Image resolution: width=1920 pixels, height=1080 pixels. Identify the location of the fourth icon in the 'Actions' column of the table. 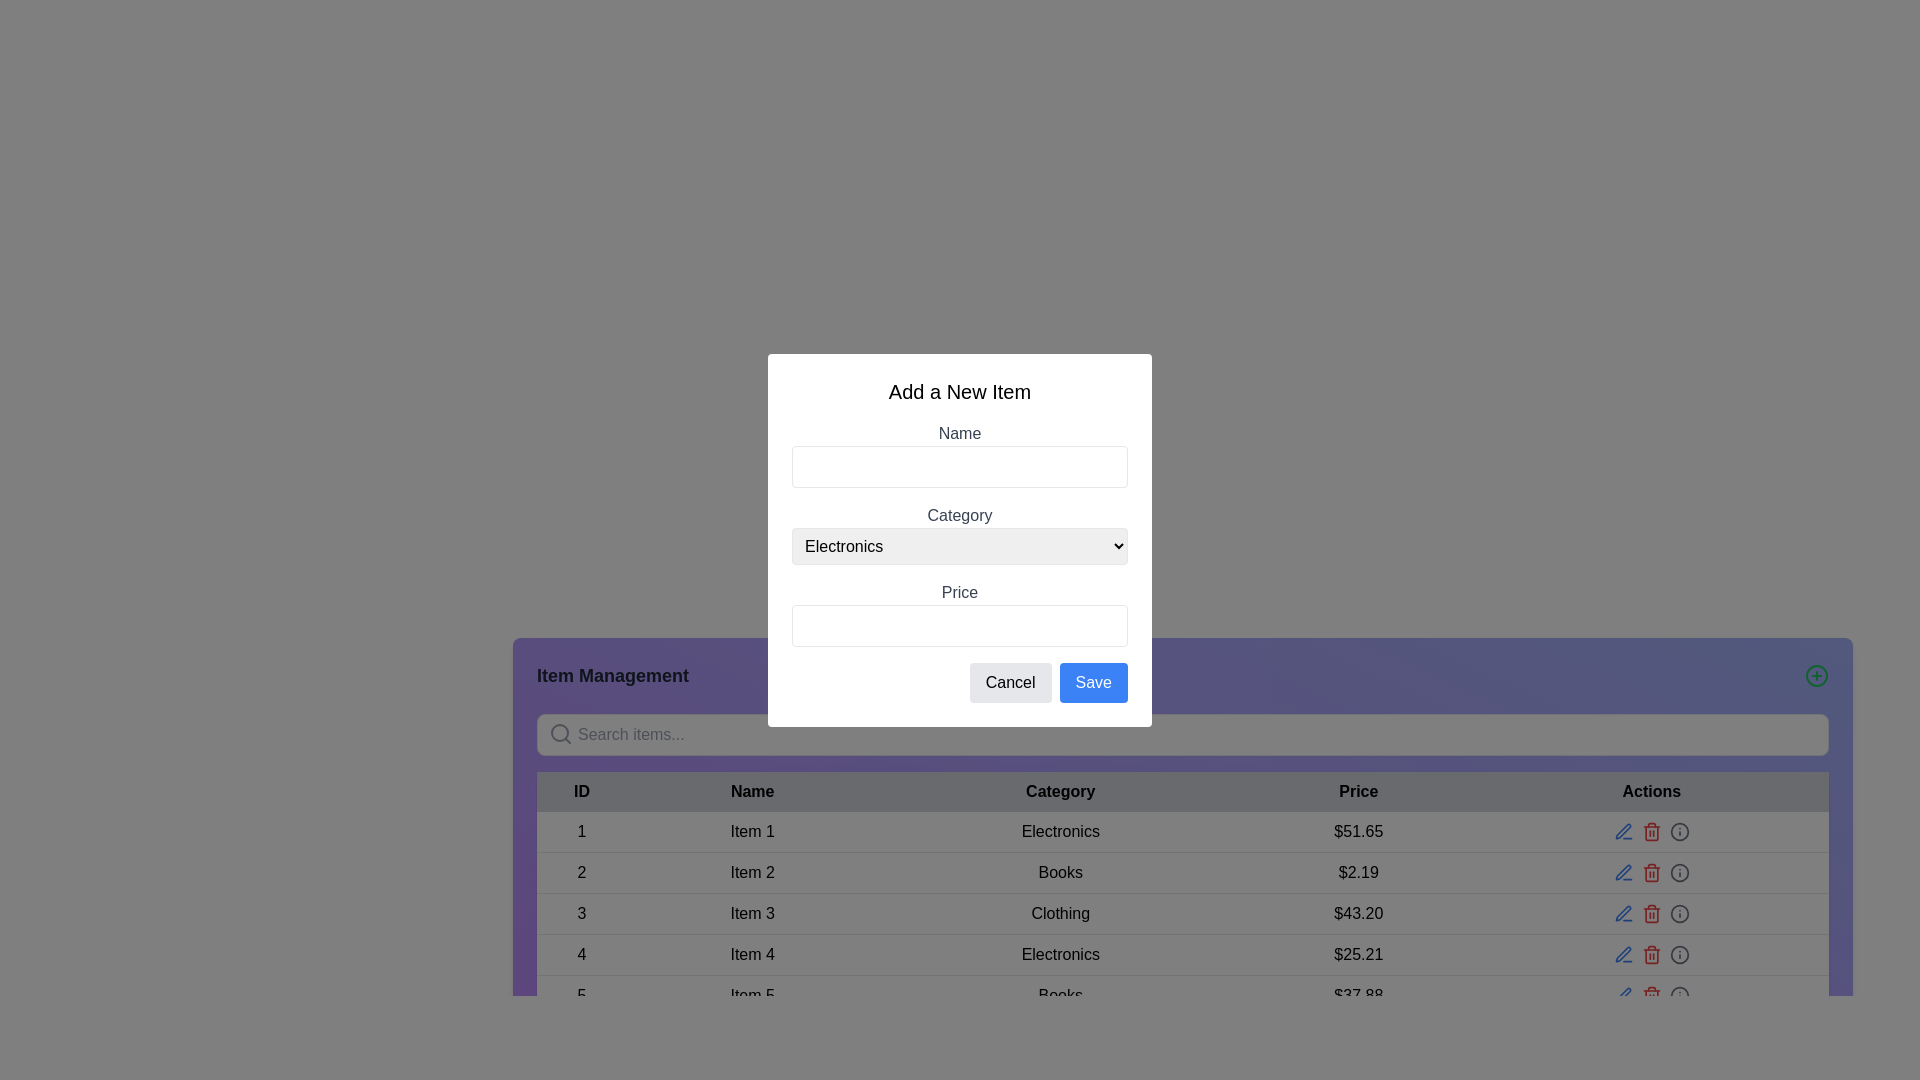
(1679, 914).